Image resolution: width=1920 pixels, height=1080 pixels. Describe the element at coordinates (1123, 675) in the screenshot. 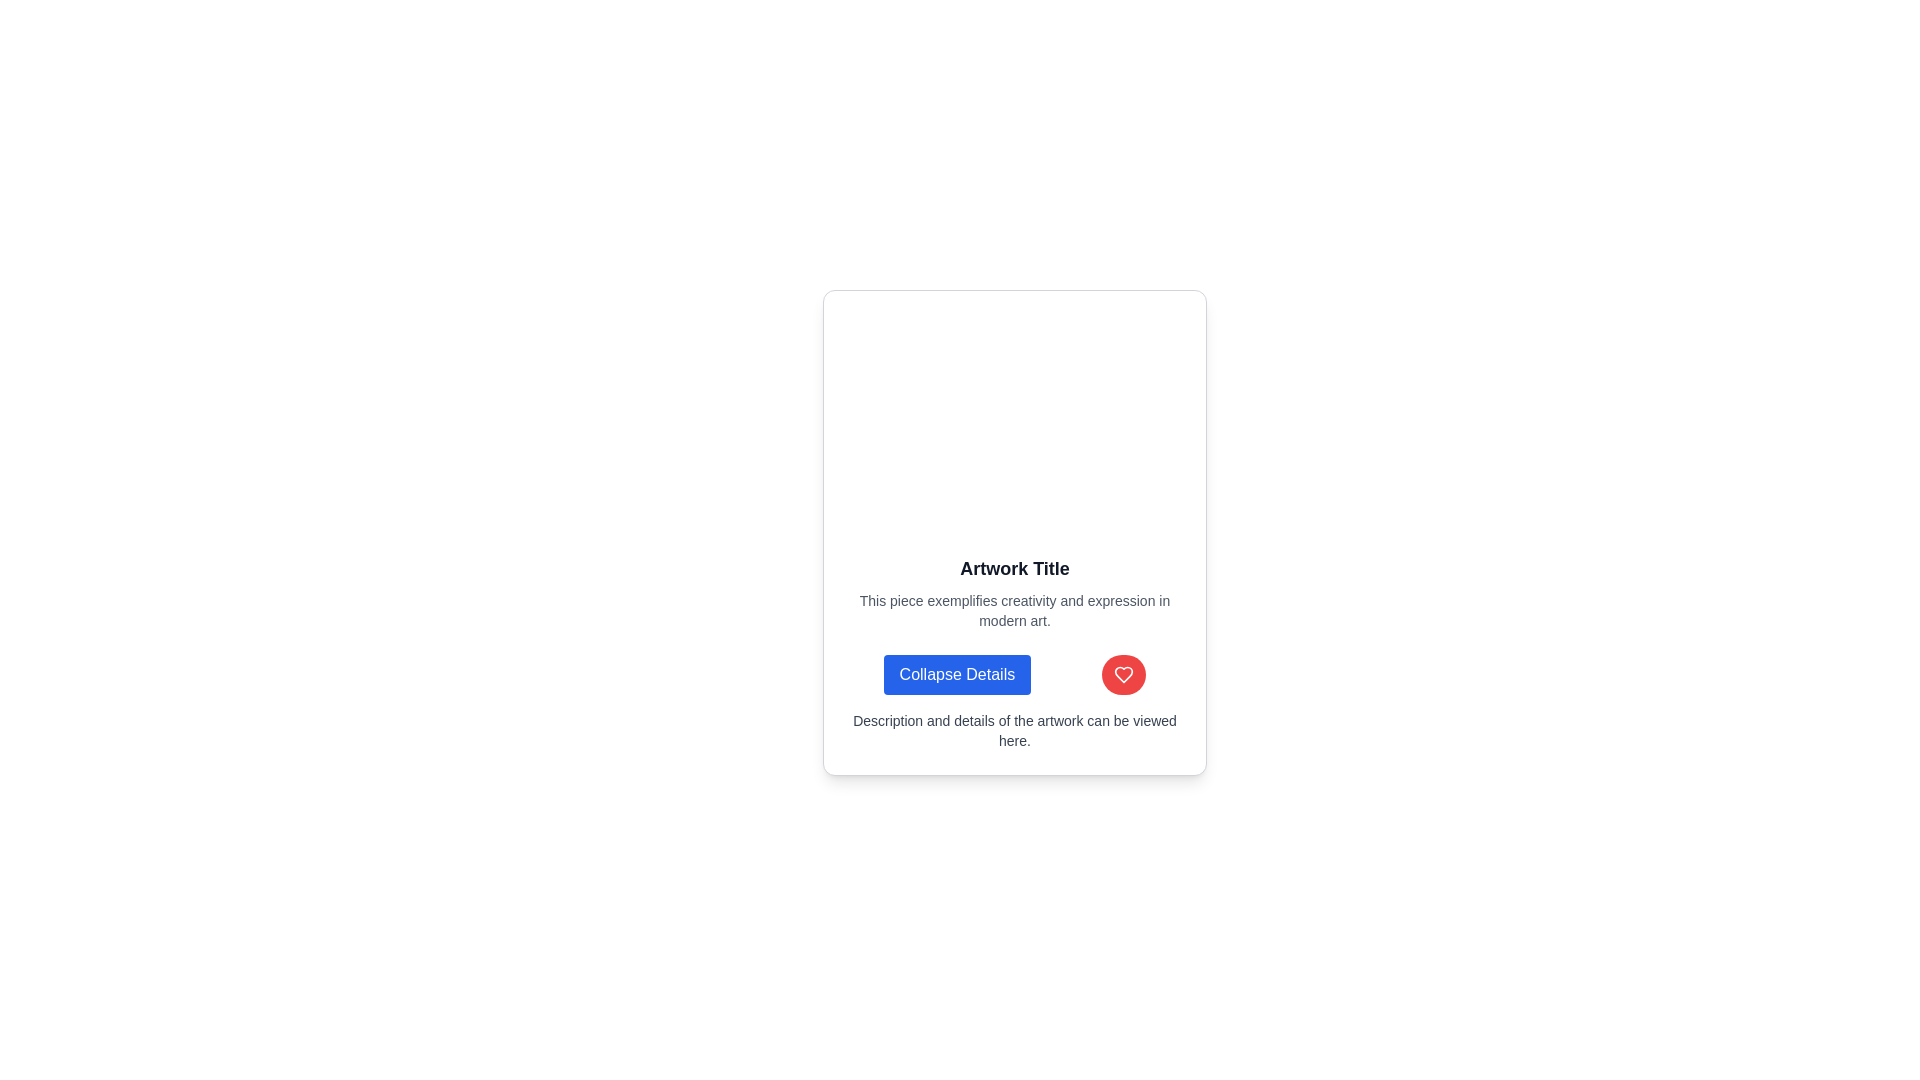

I see `the small circular button with a red background and white heart icon, located to the right of the blue rectangular 'Collapse Details' button, to like or favorite the item` at that location.